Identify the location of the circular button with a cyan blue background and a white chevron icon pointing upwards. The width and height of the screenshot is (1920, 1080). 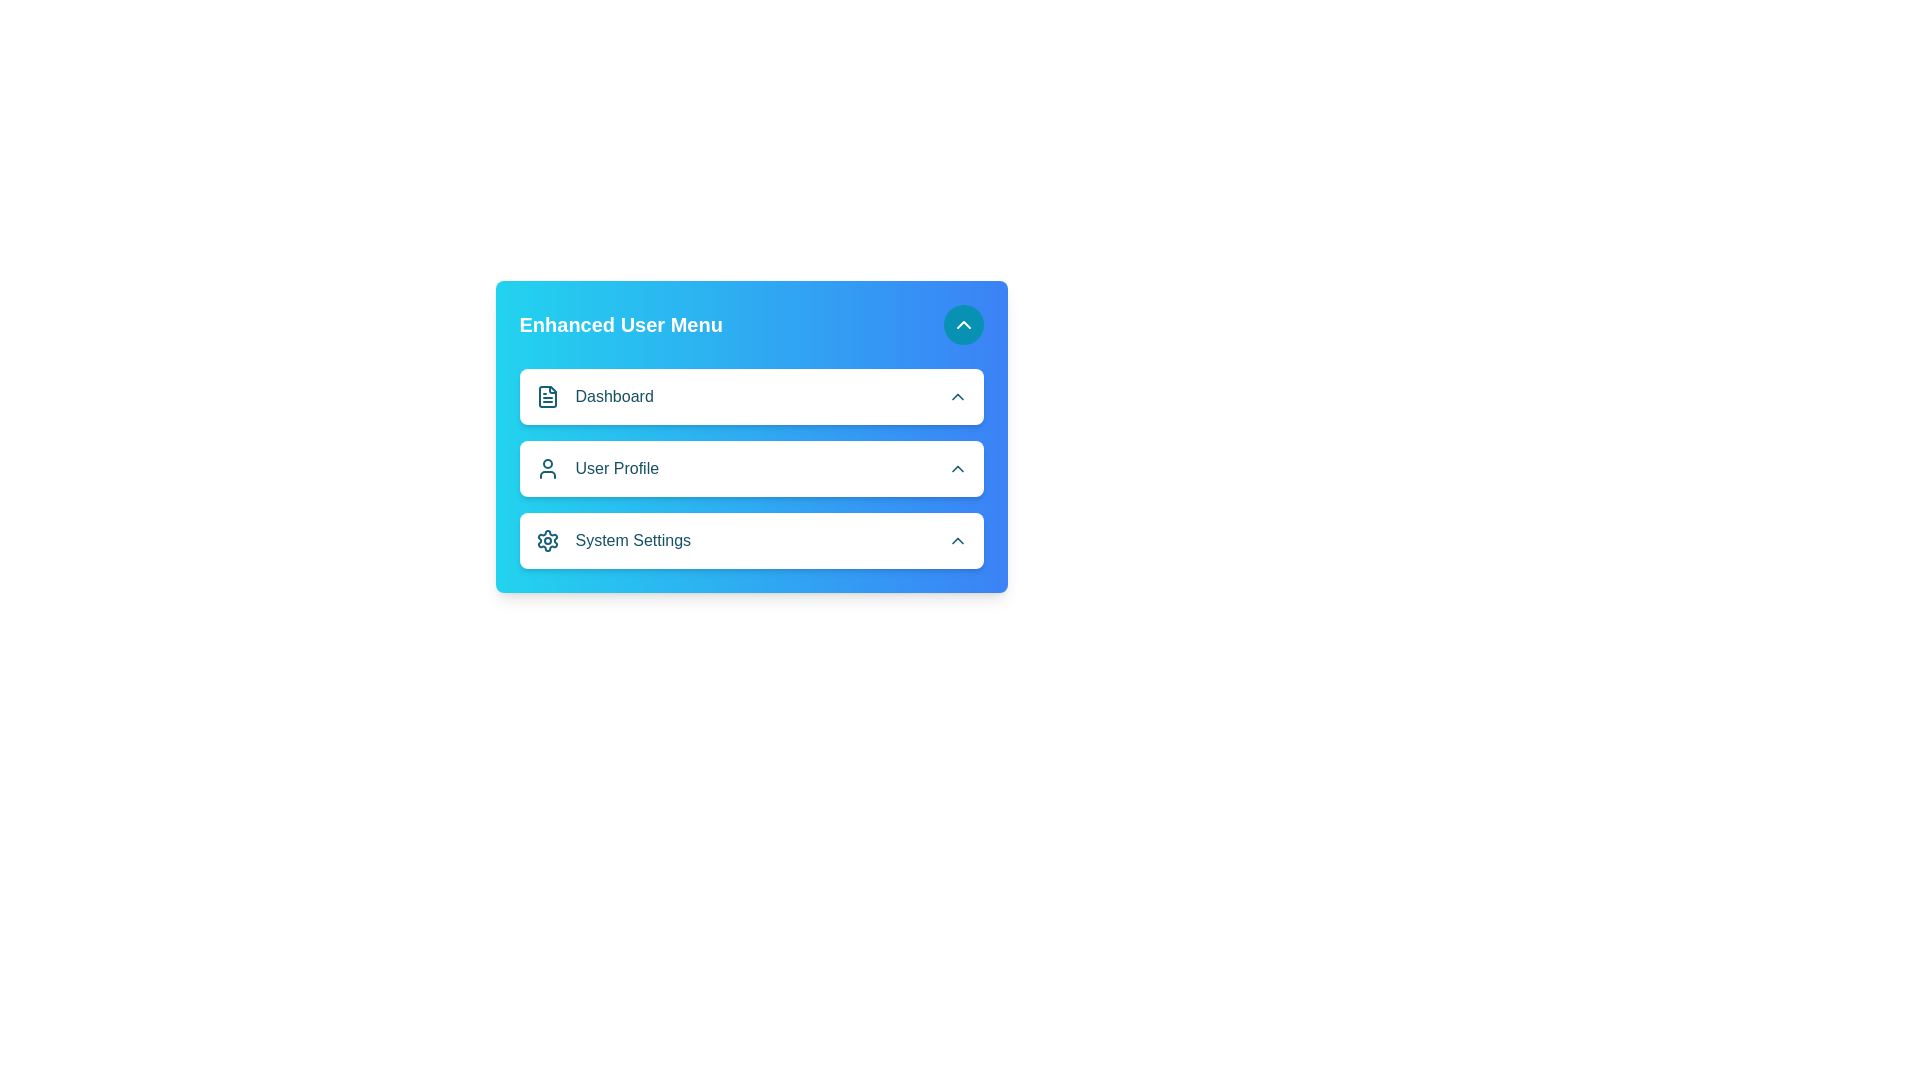
(963, 323).